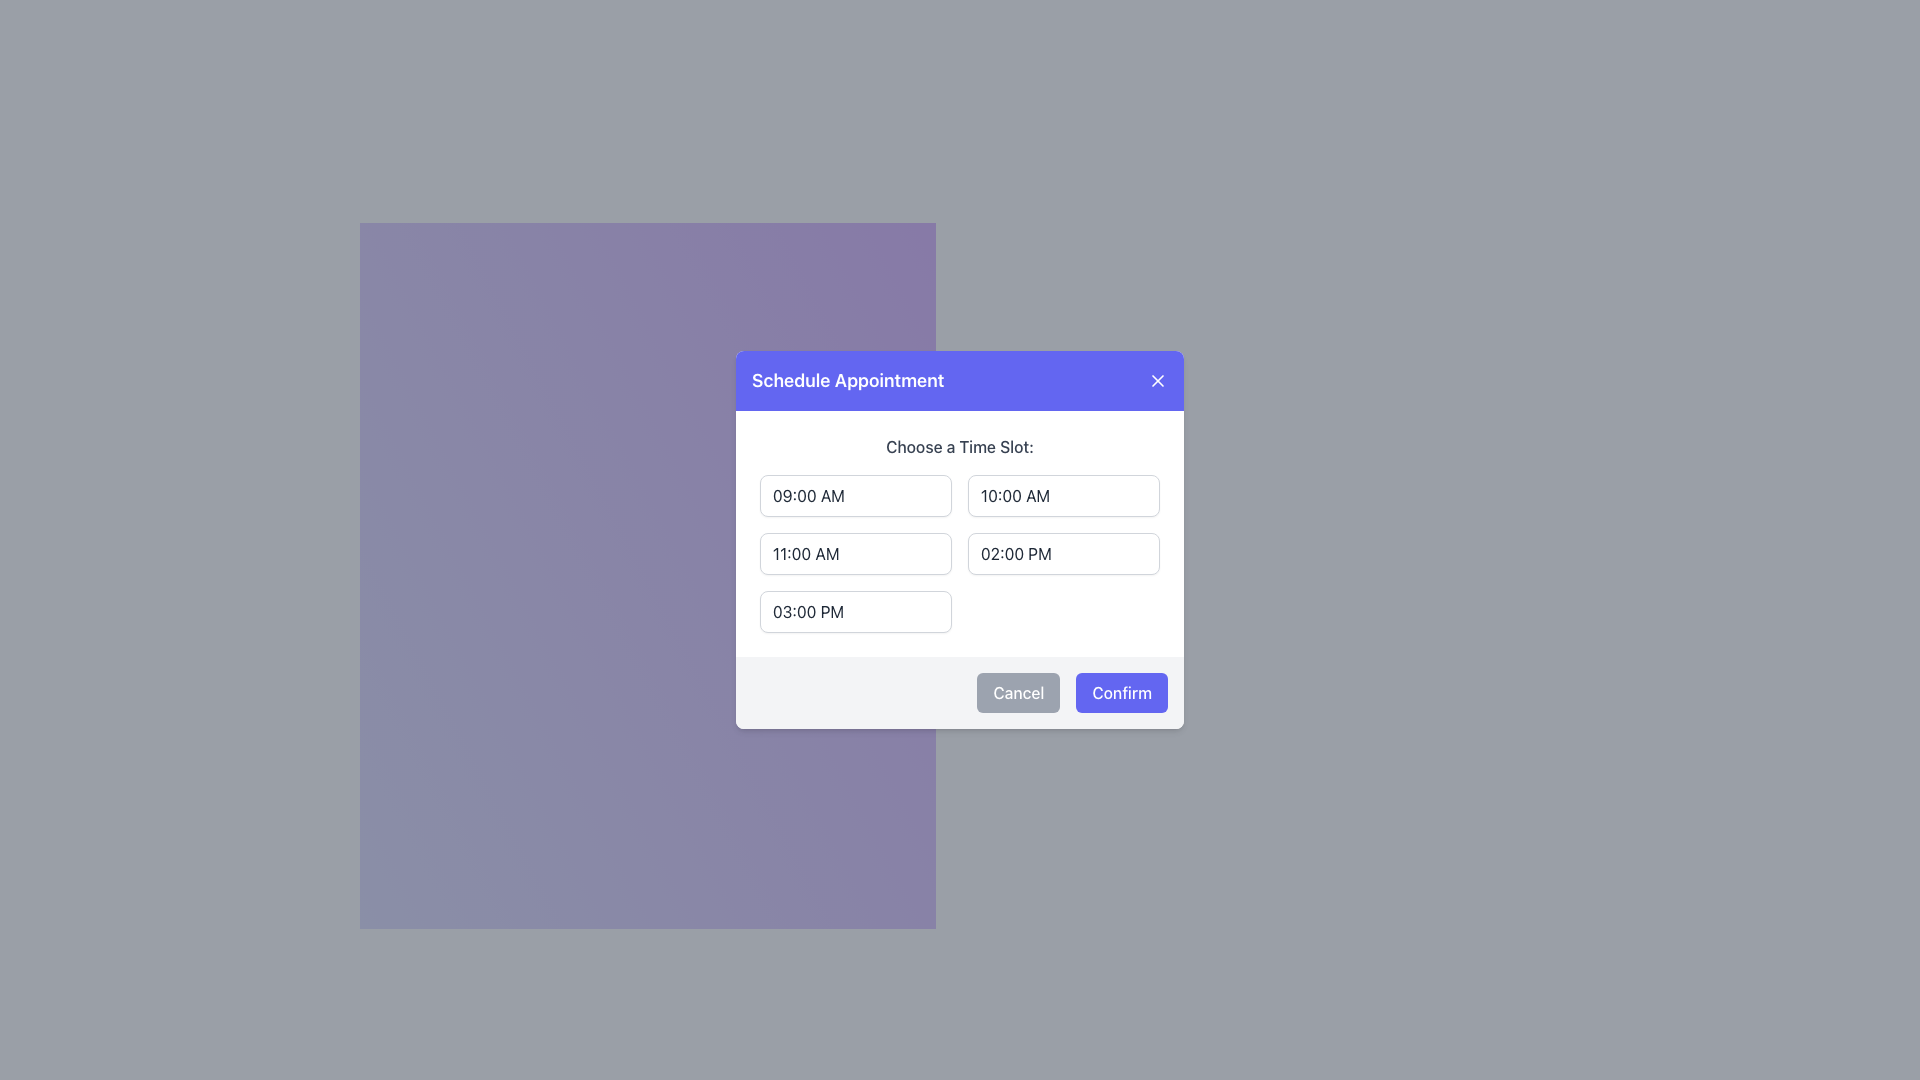 The image size is (1920, 1080). I want to click on the button displaying '09:00 AM' in the 'Schedule Appointment' dialog, so click(855, 495).